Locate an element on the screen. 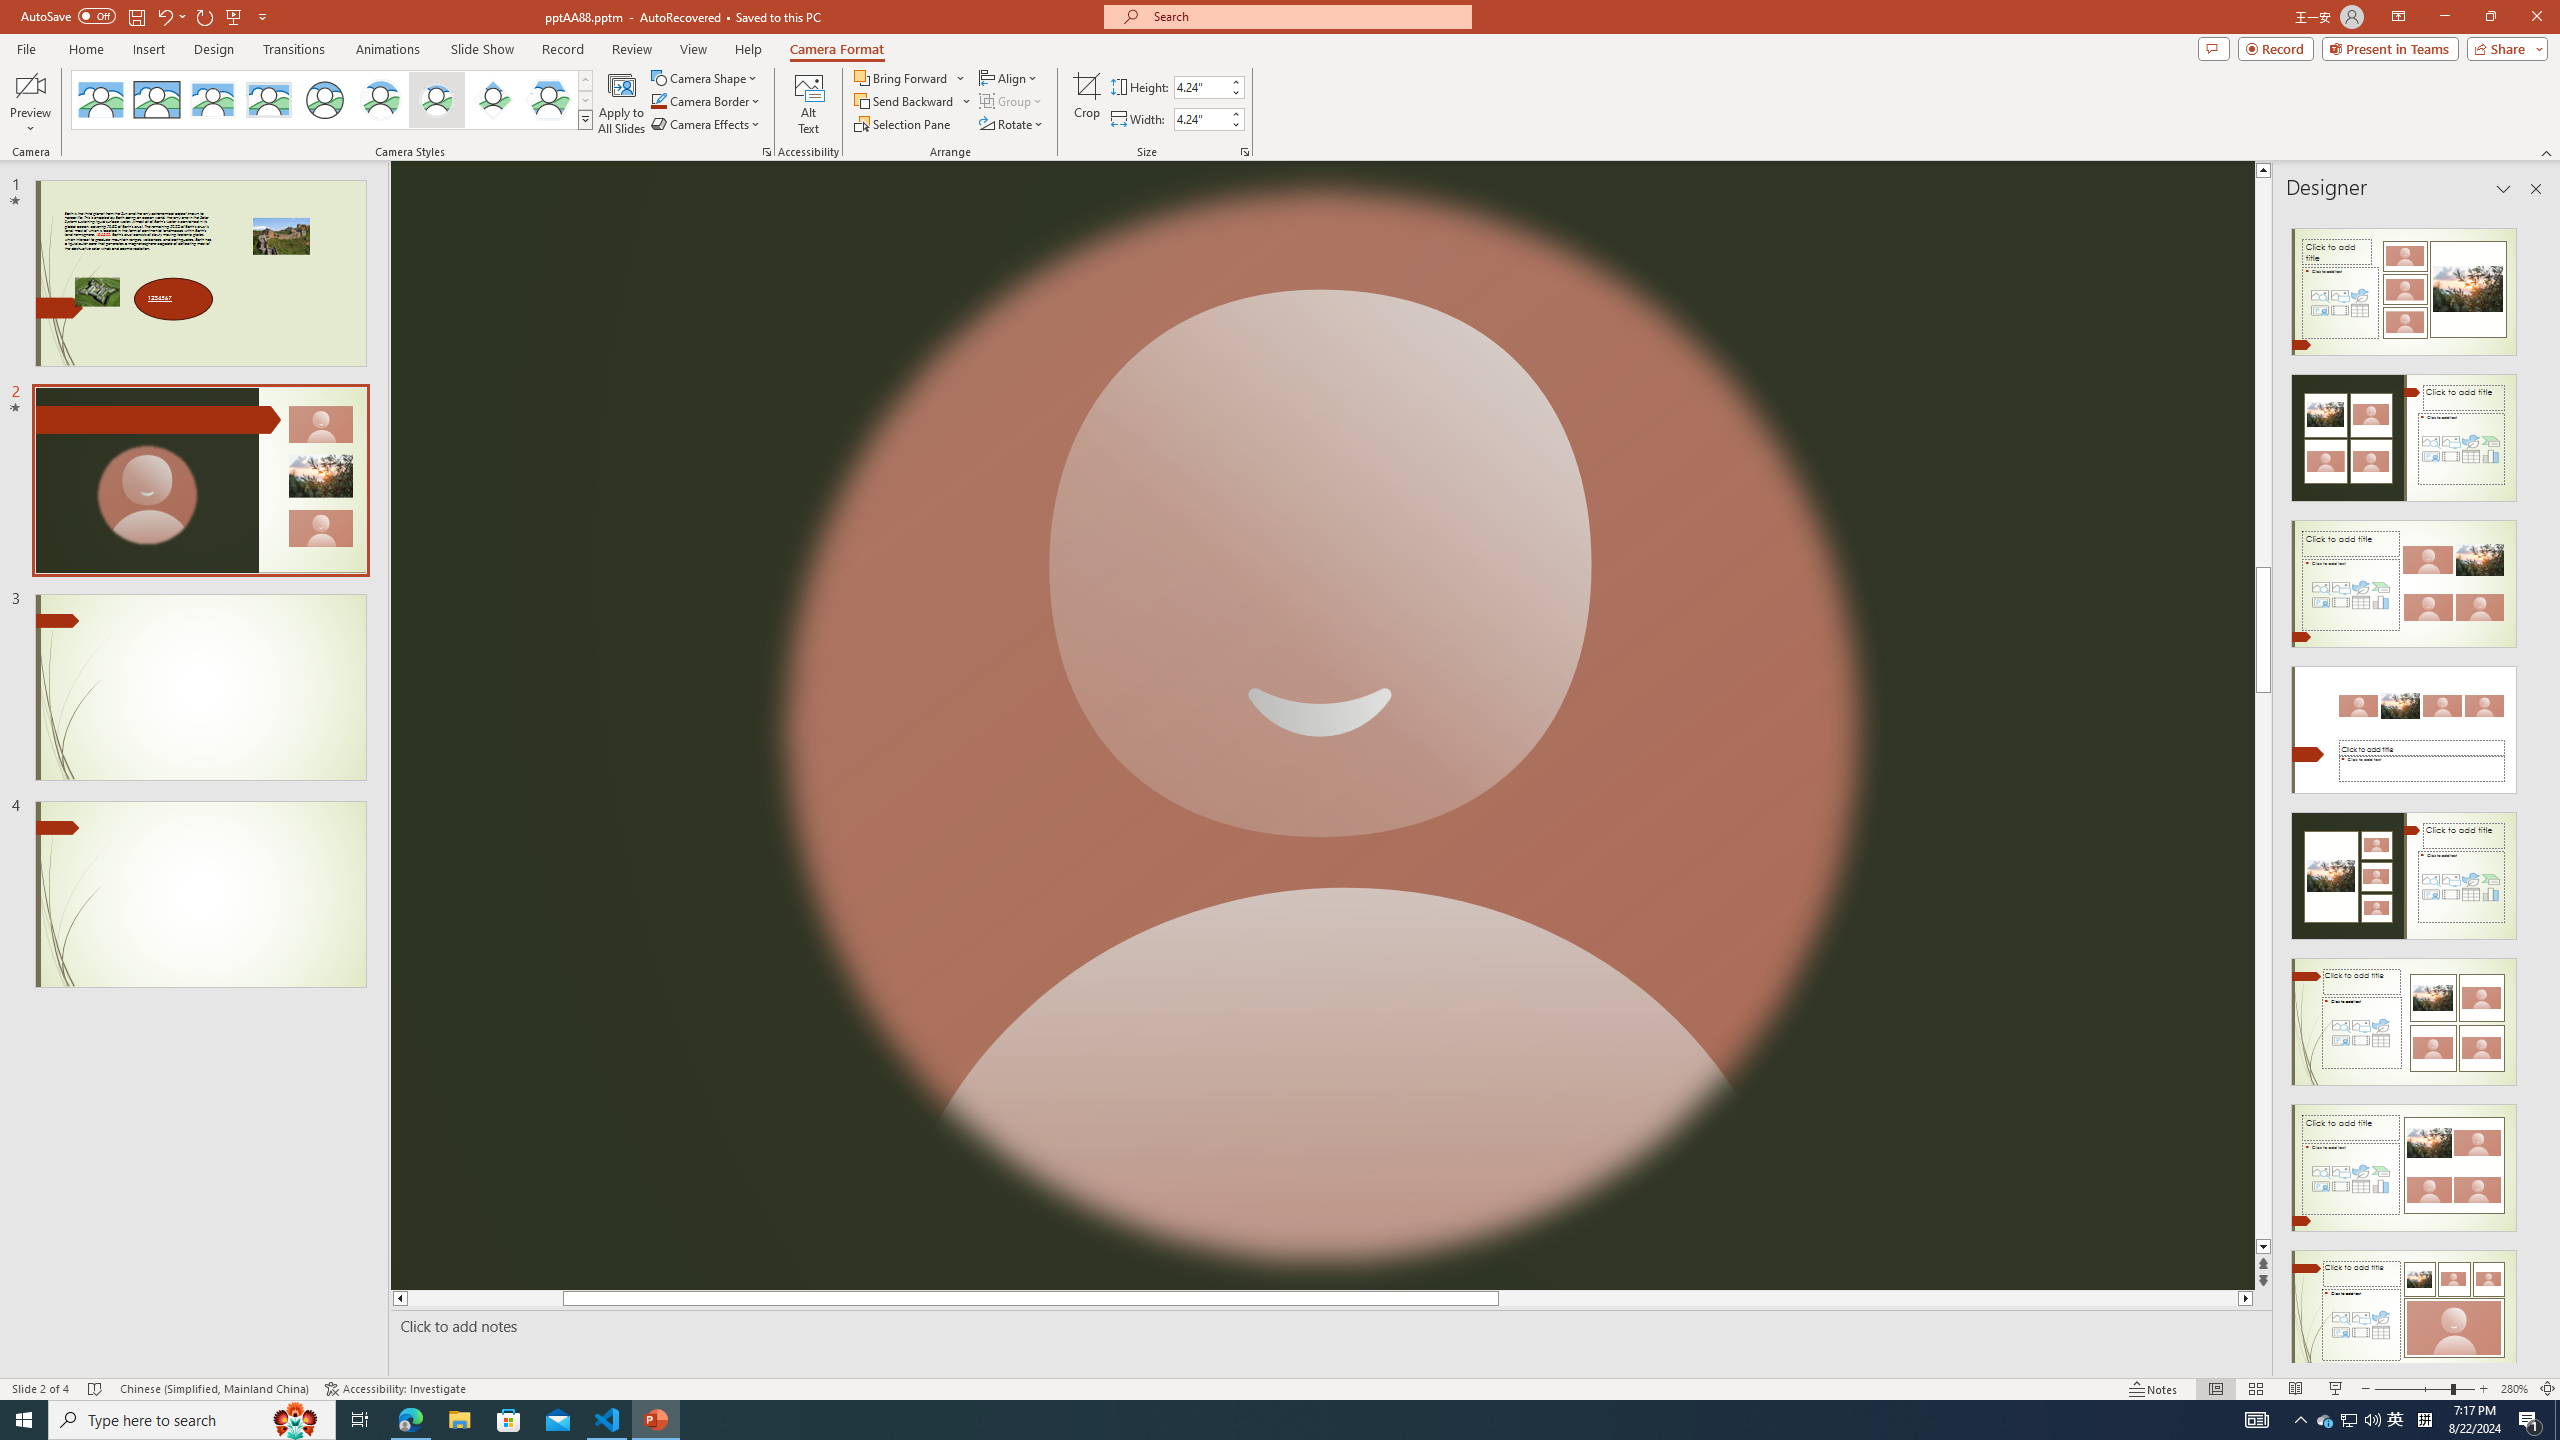 This screenshot has height=1440, width=2560. 'Camera Effects' is located at coordinates (706, 122).